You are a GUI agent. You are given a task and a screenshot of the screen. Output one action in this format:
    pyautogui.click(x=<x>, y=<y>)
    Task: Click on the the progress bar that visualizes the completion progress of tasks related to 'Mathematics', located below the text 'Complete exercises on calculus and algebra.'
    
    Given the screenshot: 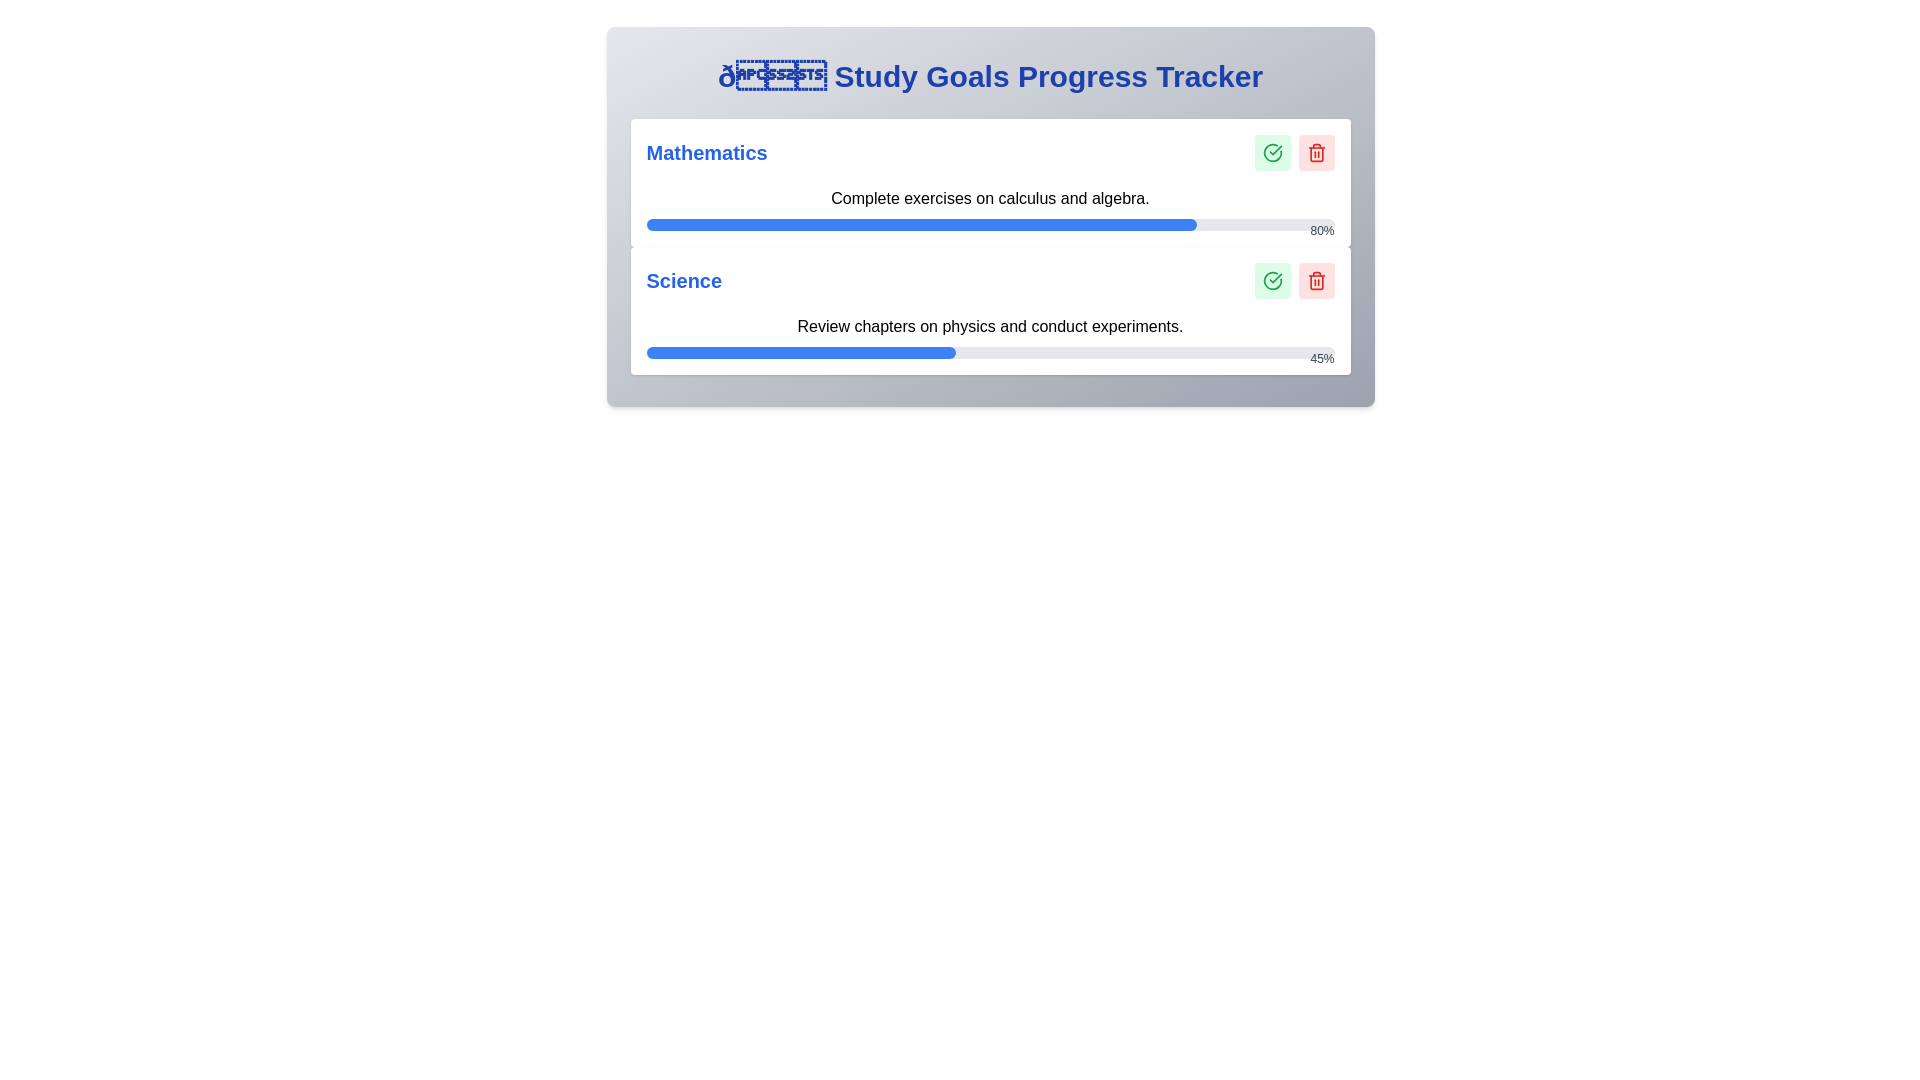 What is the action you would take?
    pyautogui.click(x=990, y=224)
    